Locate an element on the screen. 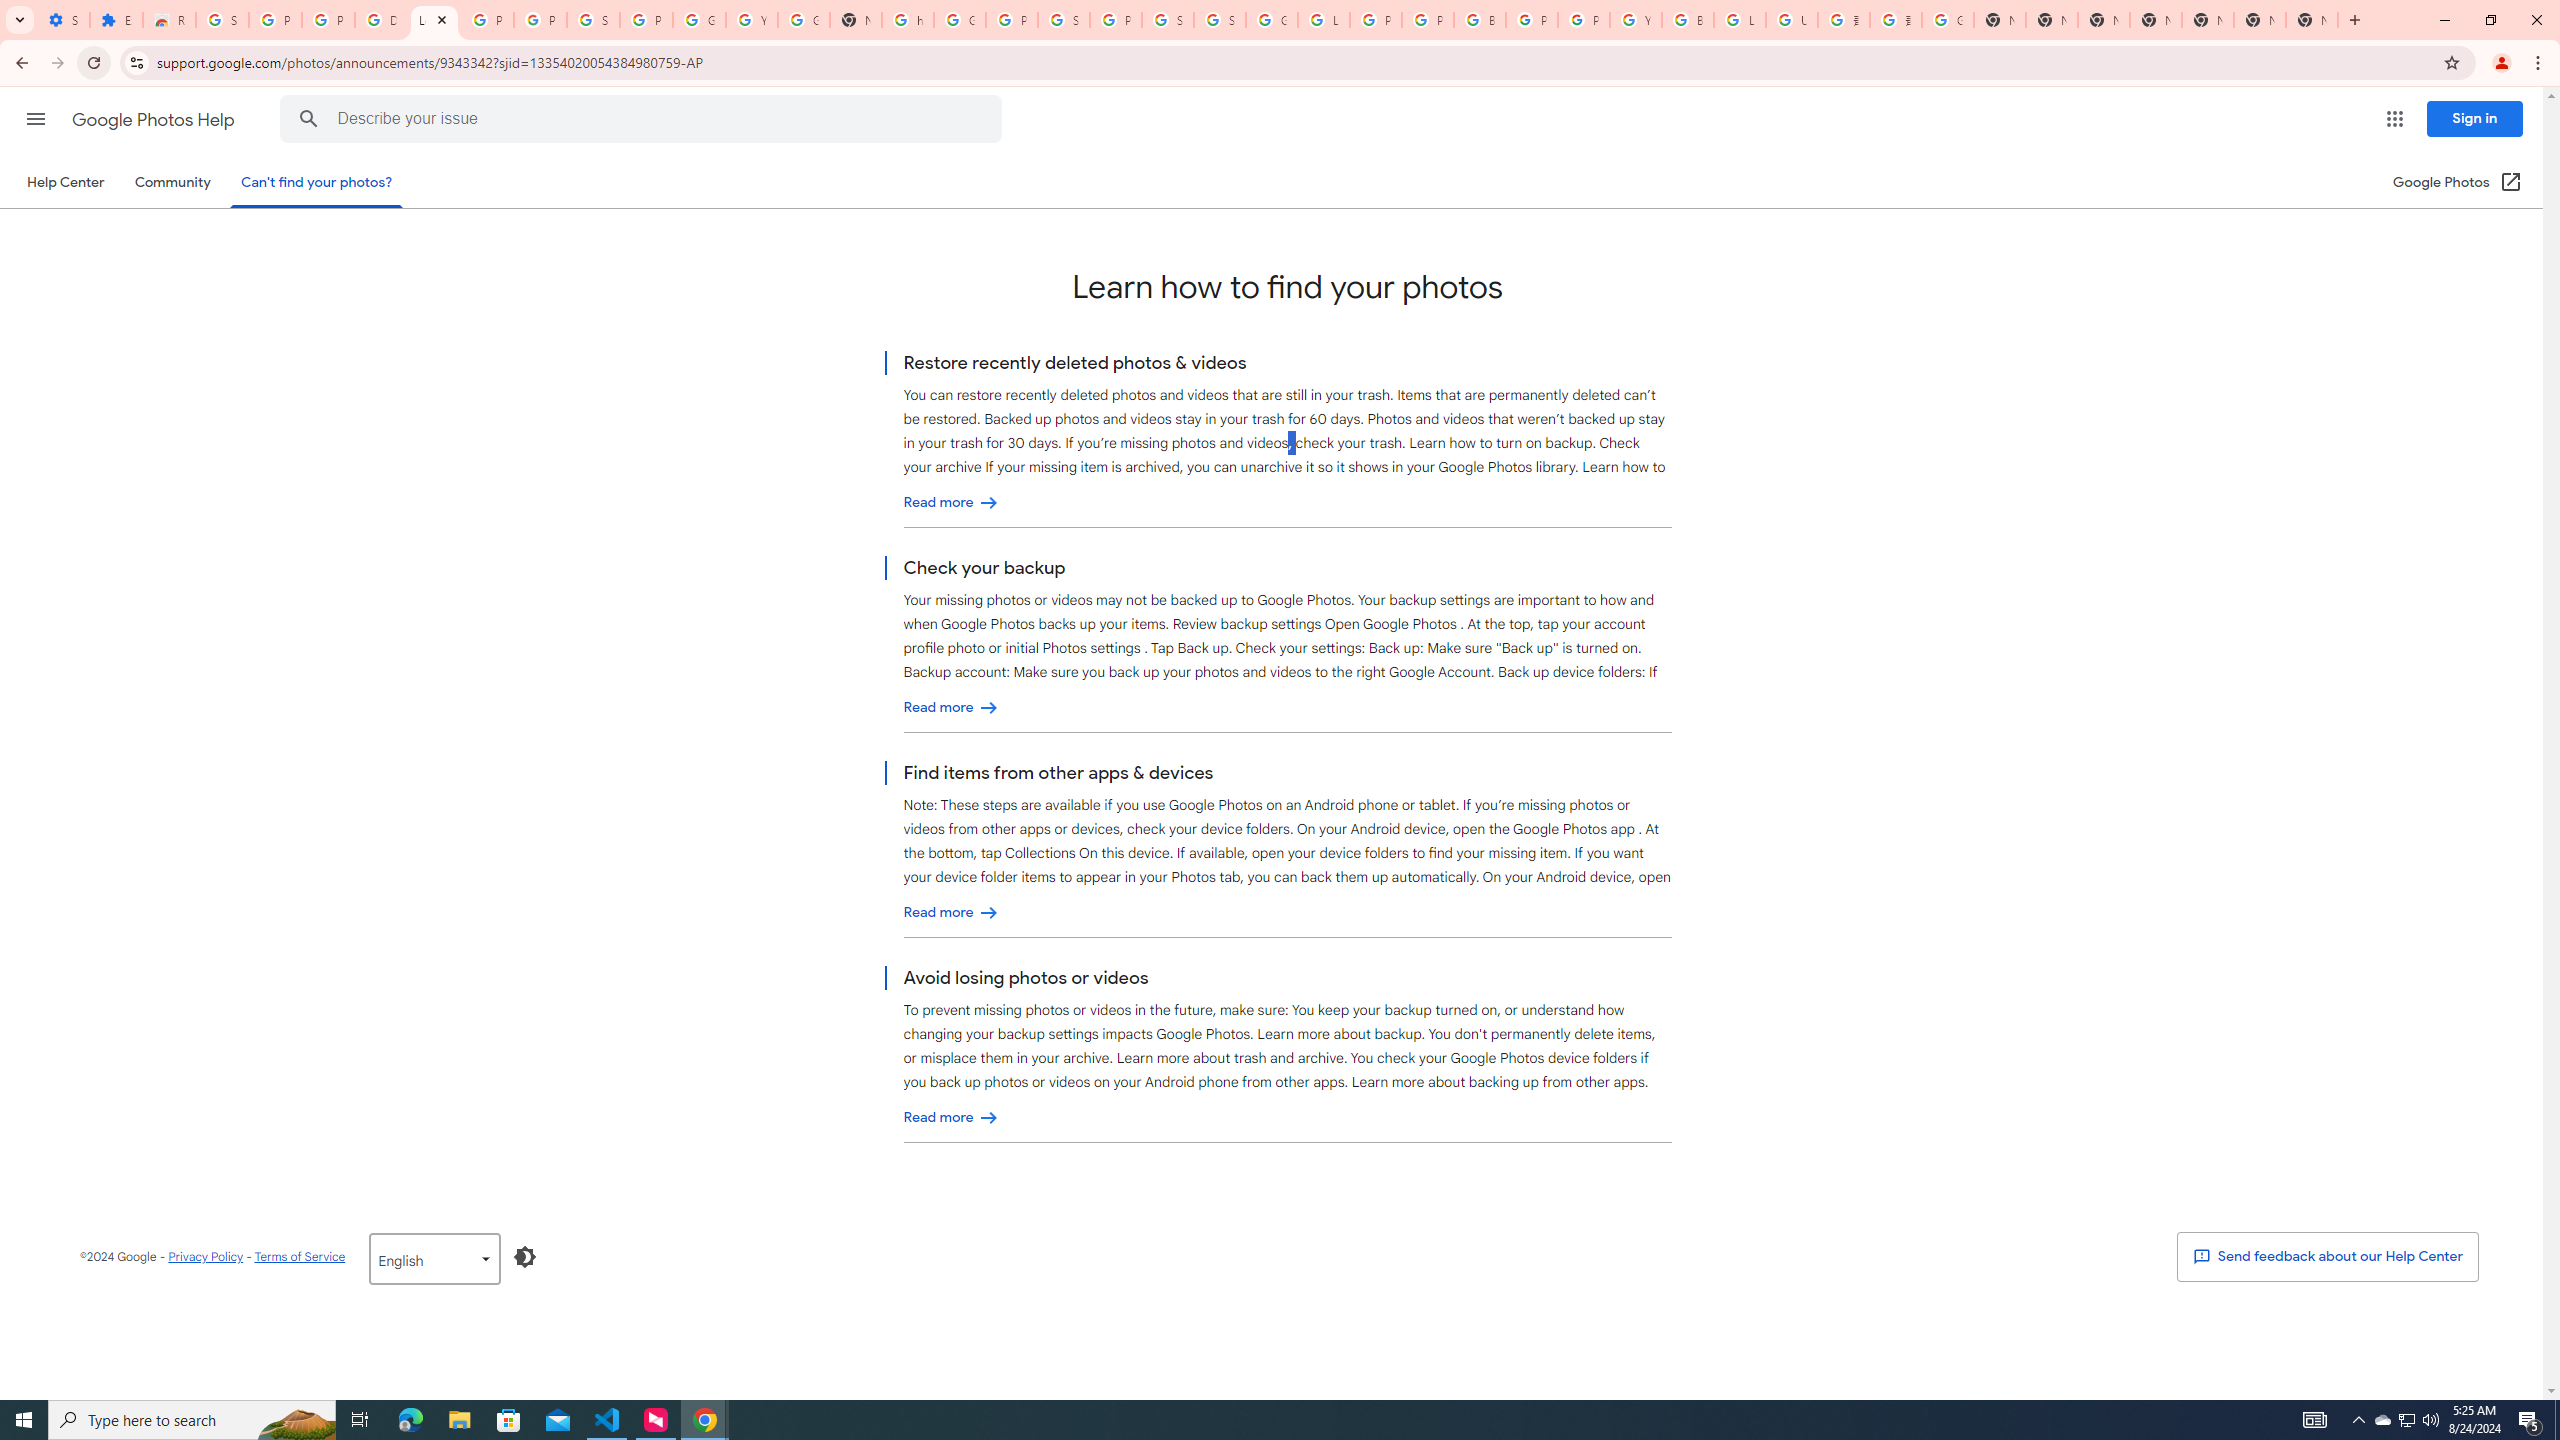 The height and width of the screenshot is (1440, 2560). 'Privacy Help Center - Policies Help' is located at coordinates (1426, 19).